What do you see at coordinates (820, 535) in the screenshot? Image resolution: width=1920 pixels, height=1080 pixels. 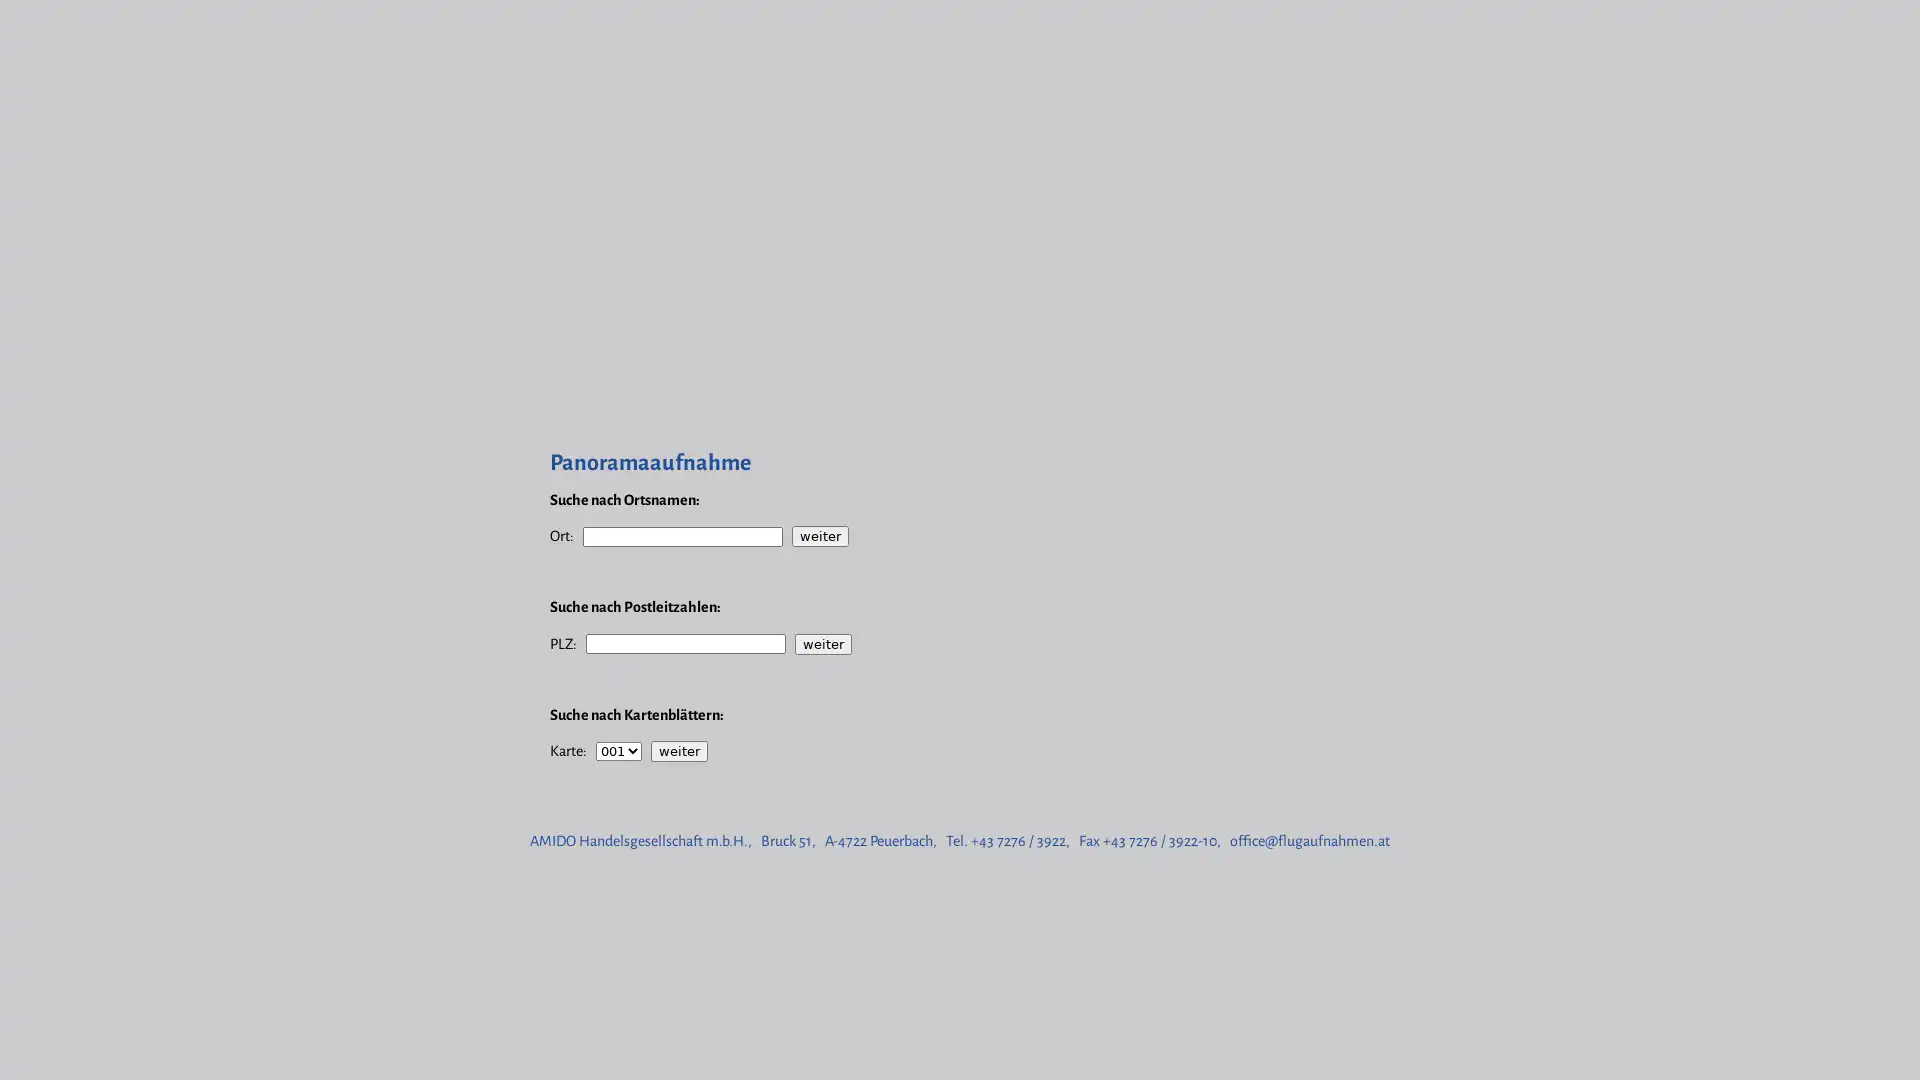 I see `weiter` at bounding box center [820, 535].